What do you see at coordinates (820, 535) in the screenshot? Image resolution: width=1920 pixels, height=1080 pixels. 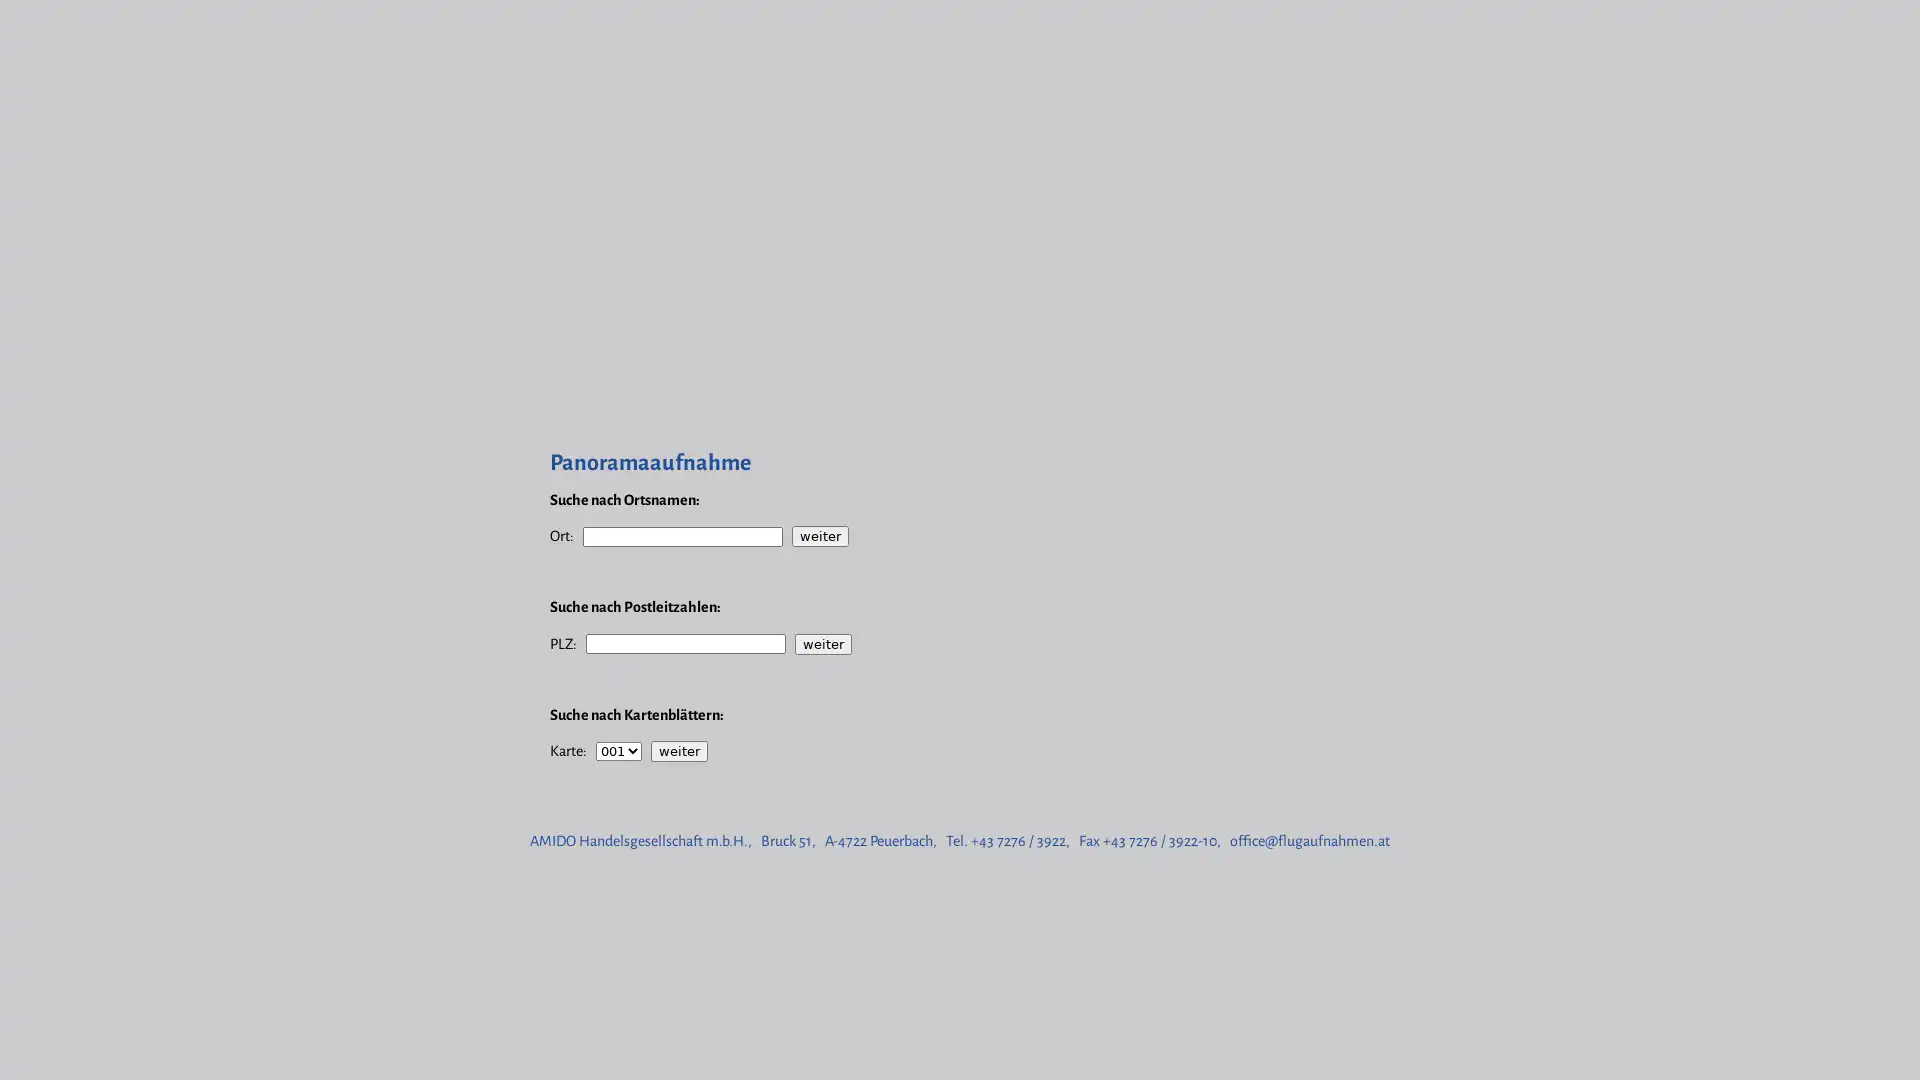 I see `weiter` at bounding box center [820, 535].